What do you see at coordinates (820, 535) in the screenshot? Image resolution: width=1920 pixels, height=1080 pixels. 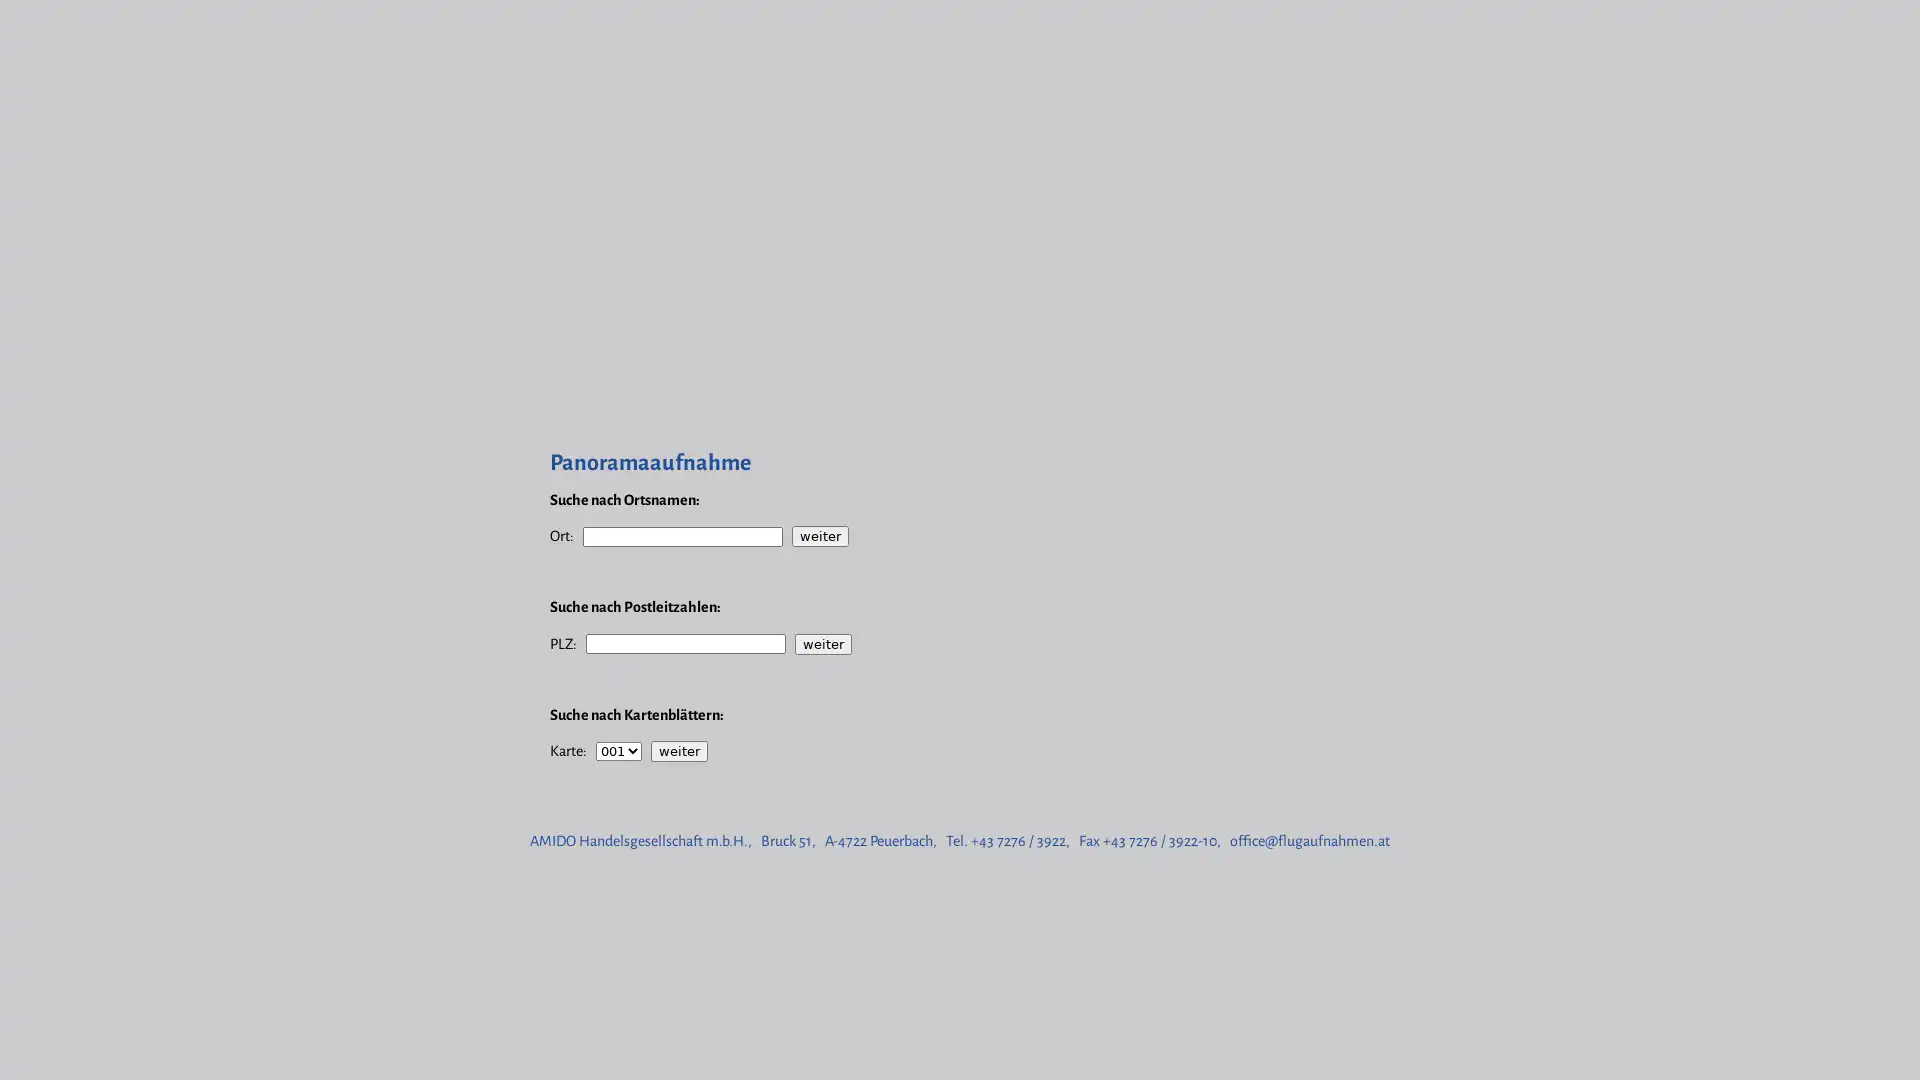 I see `weiter` at bounding box center [820, 535].